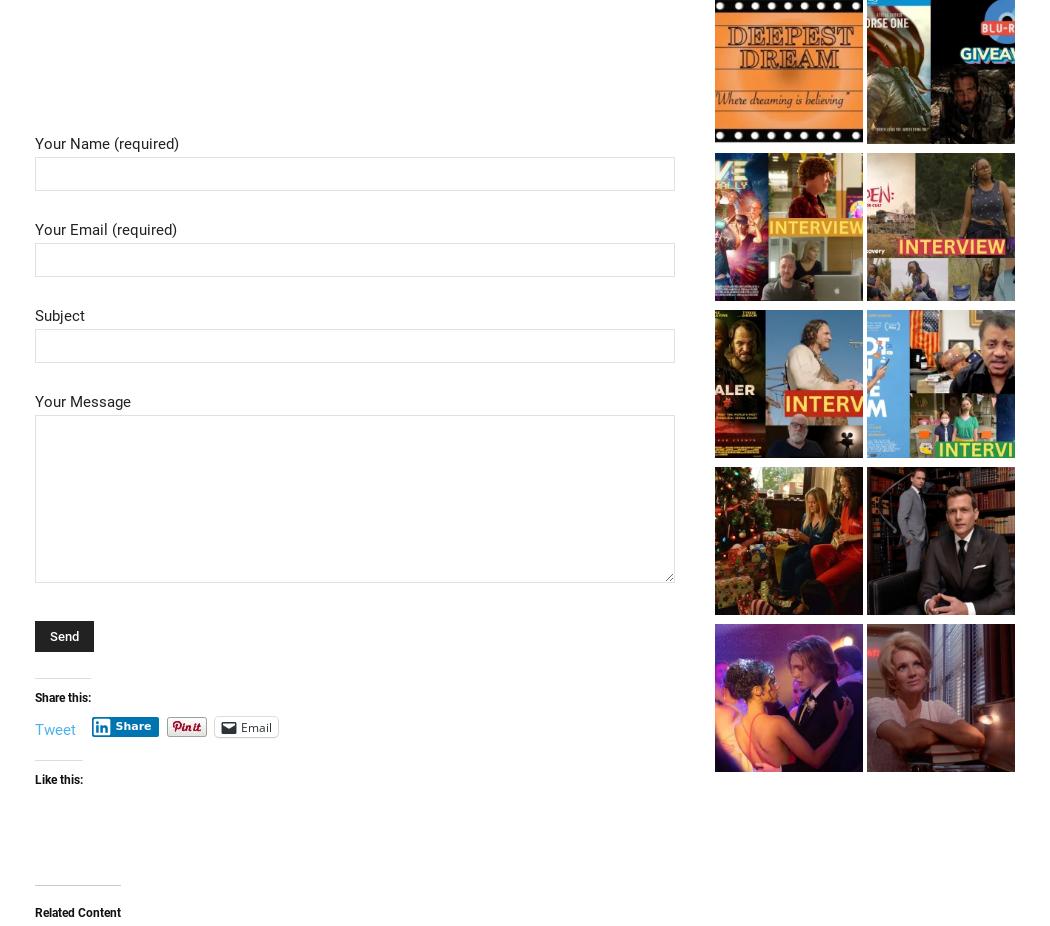 This screenshot has width=1050, height=926. What do you see at coordinates (240, 726) in the screenshot?
I see `'Email'` at bounding box center [240, 726].